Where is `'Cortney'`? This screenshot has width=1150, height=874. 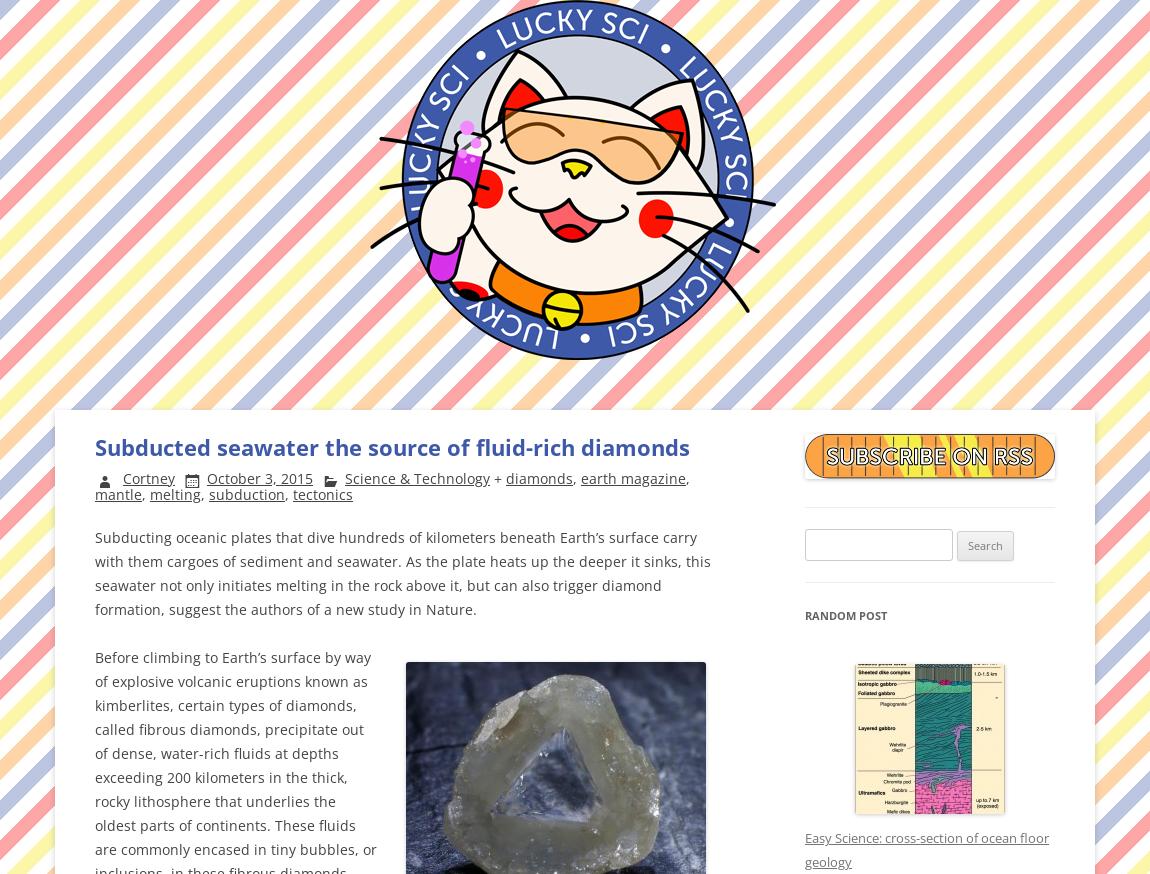 'Cortney' is located at coordinates (122, 476).